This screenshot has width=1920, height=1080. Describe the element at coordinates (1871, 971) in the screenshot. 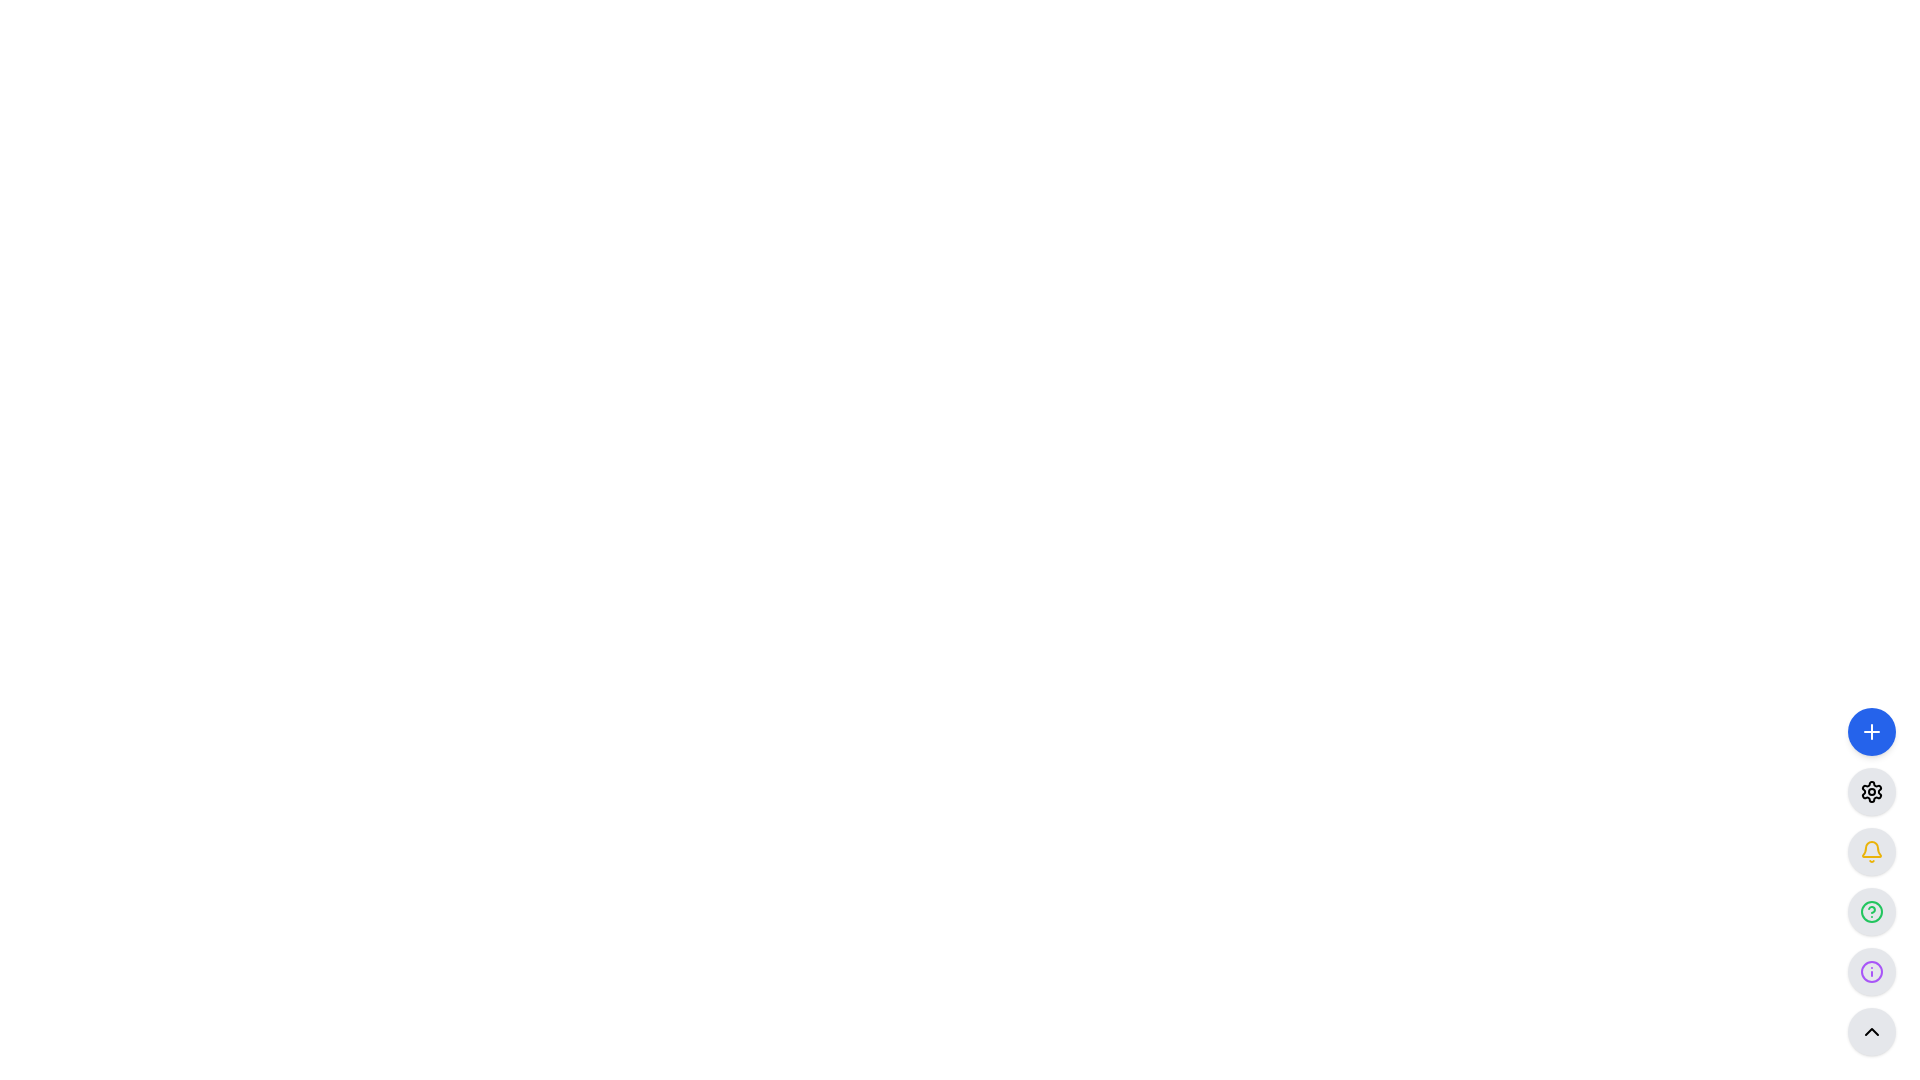

I see `the outer purple circular boundary of the SVG graphic located in the bottom right corner of the application interface, which is the fifth icon from the top in the vertical toolbar` at that location.